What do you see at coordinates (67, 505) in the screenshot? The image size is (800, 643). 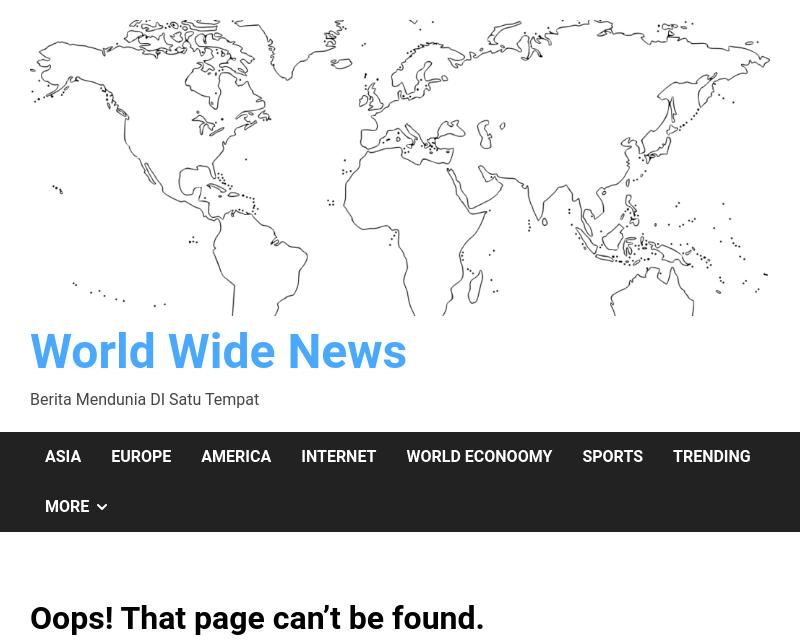 I see `'More'` at bounding box center [67, 505].